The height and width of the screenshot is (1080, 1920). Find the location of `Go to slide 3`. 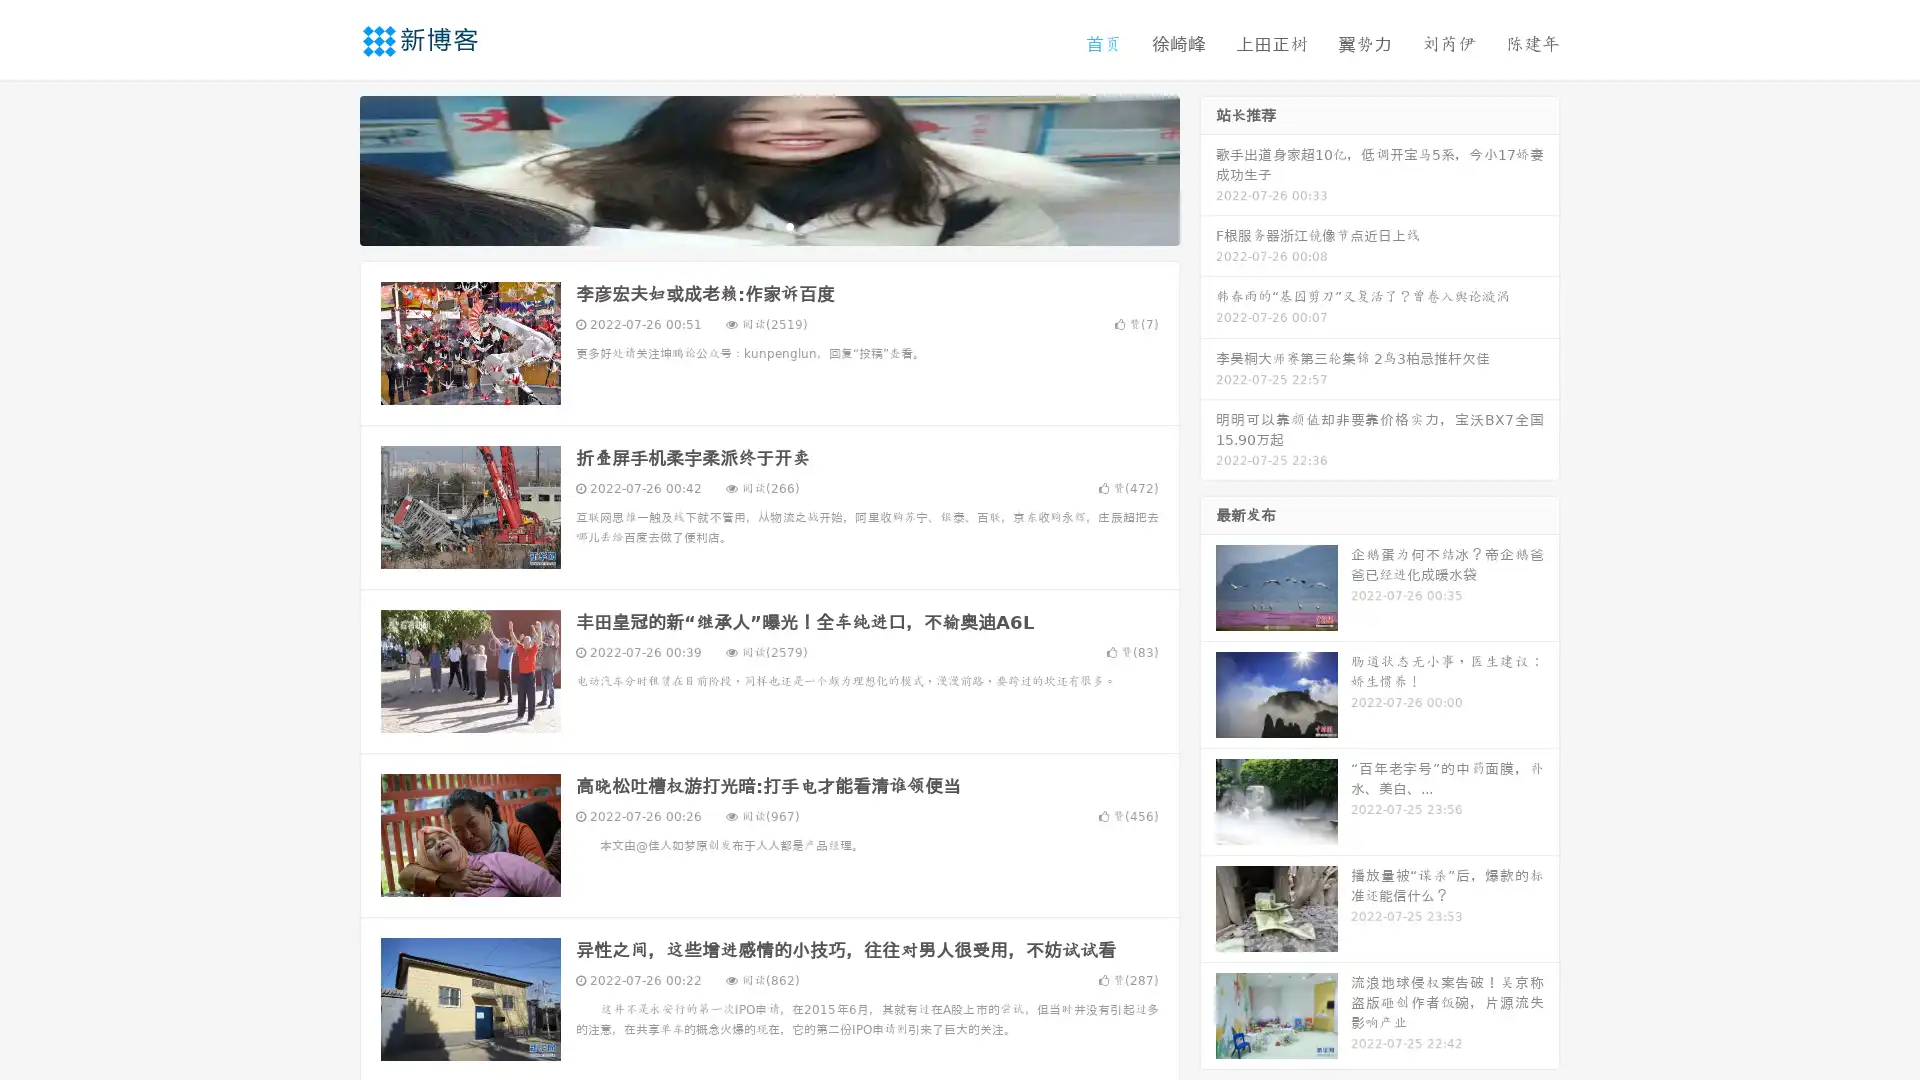

Go to slide 3 is located at coordinates (789, 225).